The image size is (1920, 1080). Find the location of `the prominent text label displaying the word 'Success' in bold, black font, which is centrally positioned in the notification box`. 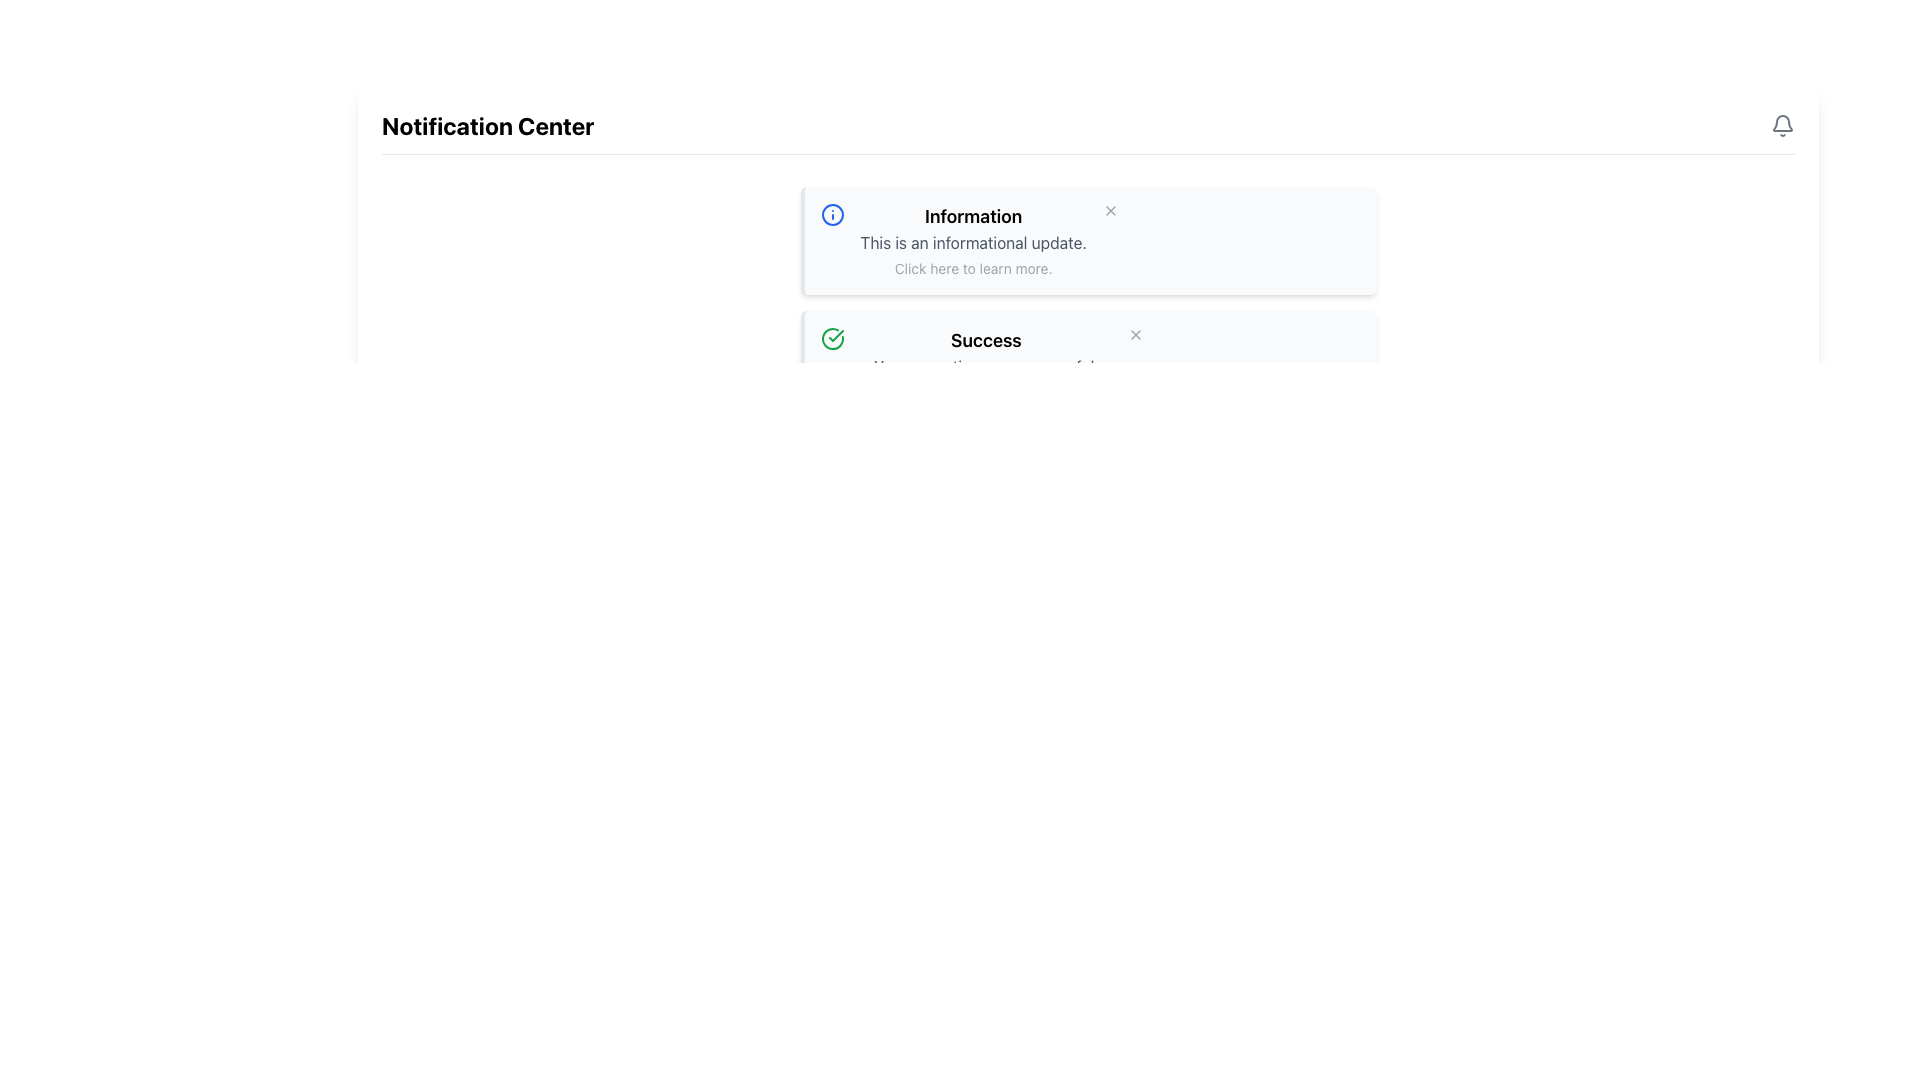

the prominent text label displaying the word 'Success' in bold, black font, which is centrally positioned in the notification box is located at coordinates (986, 339).